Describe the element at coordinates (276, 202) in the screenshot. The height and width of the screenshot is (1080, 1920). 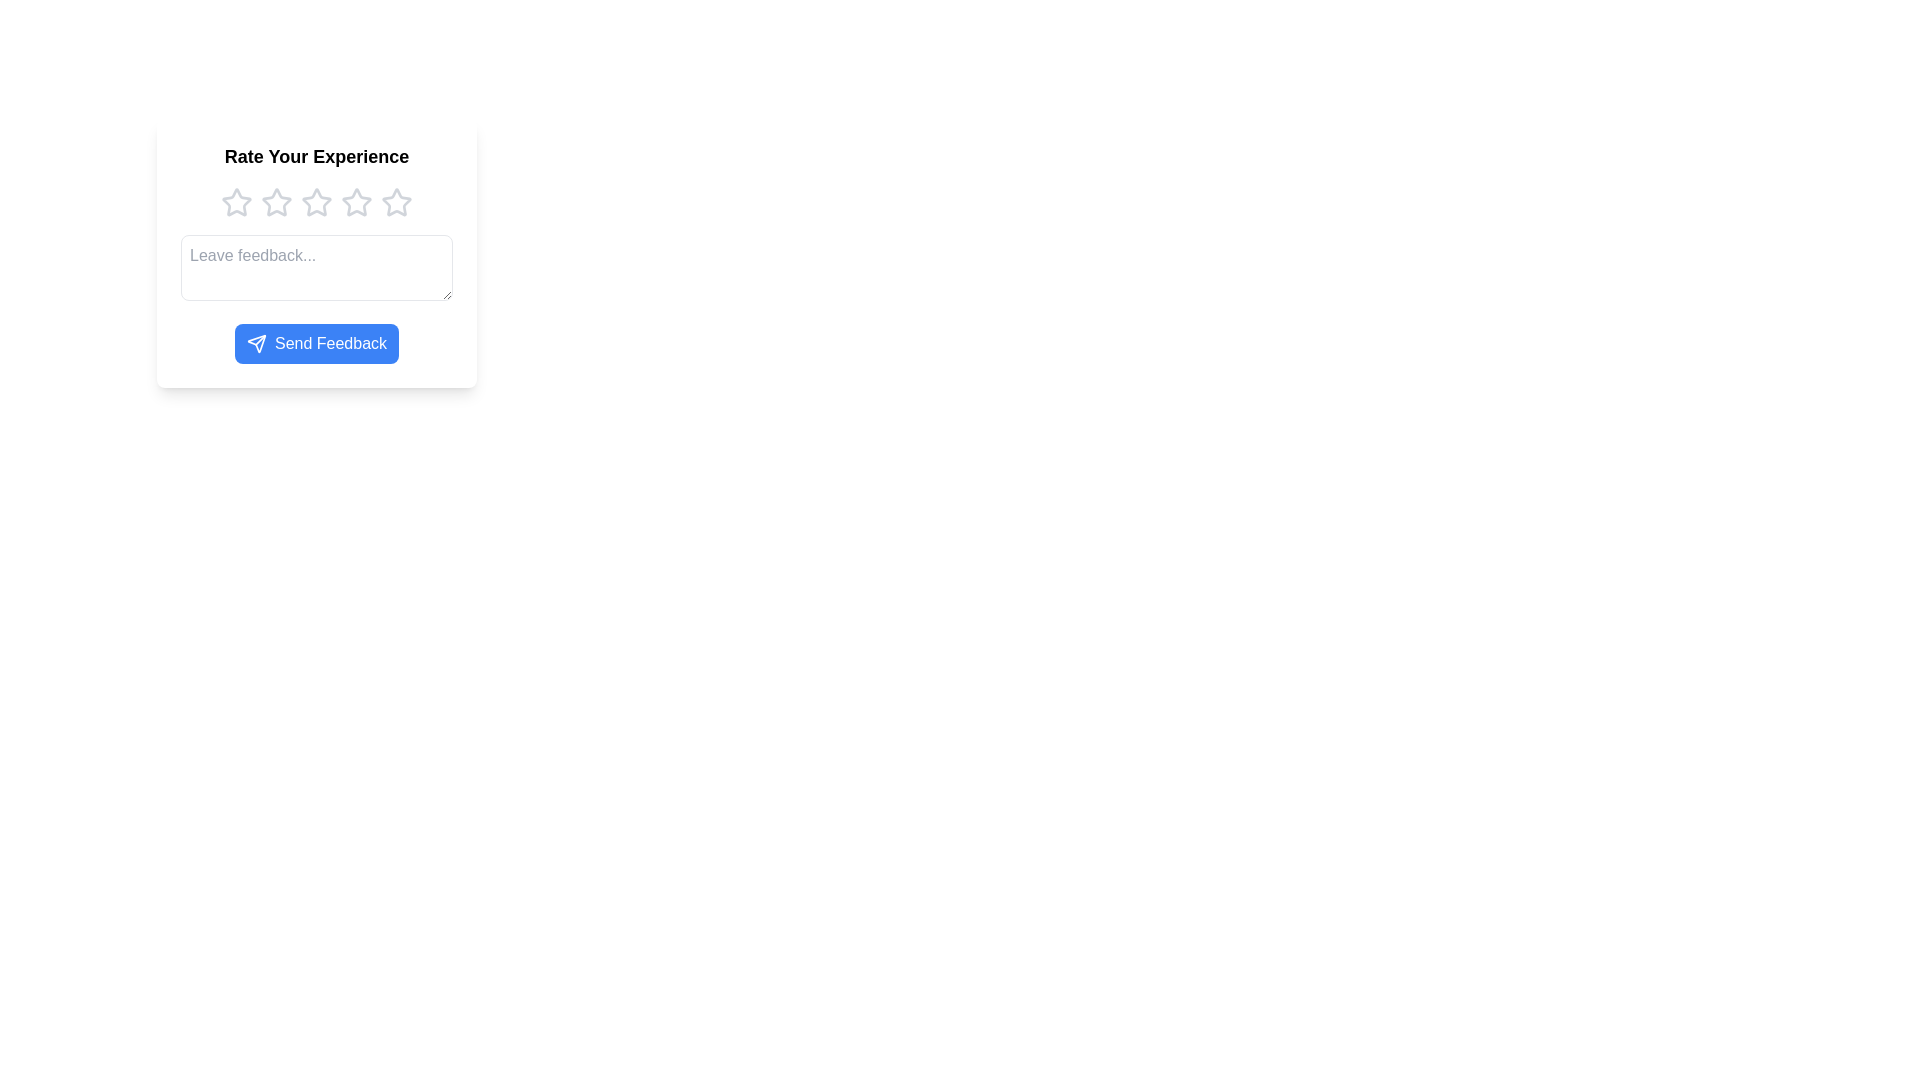
I see `the second interactive star icon in the rating widget to rate your experience` at that location.